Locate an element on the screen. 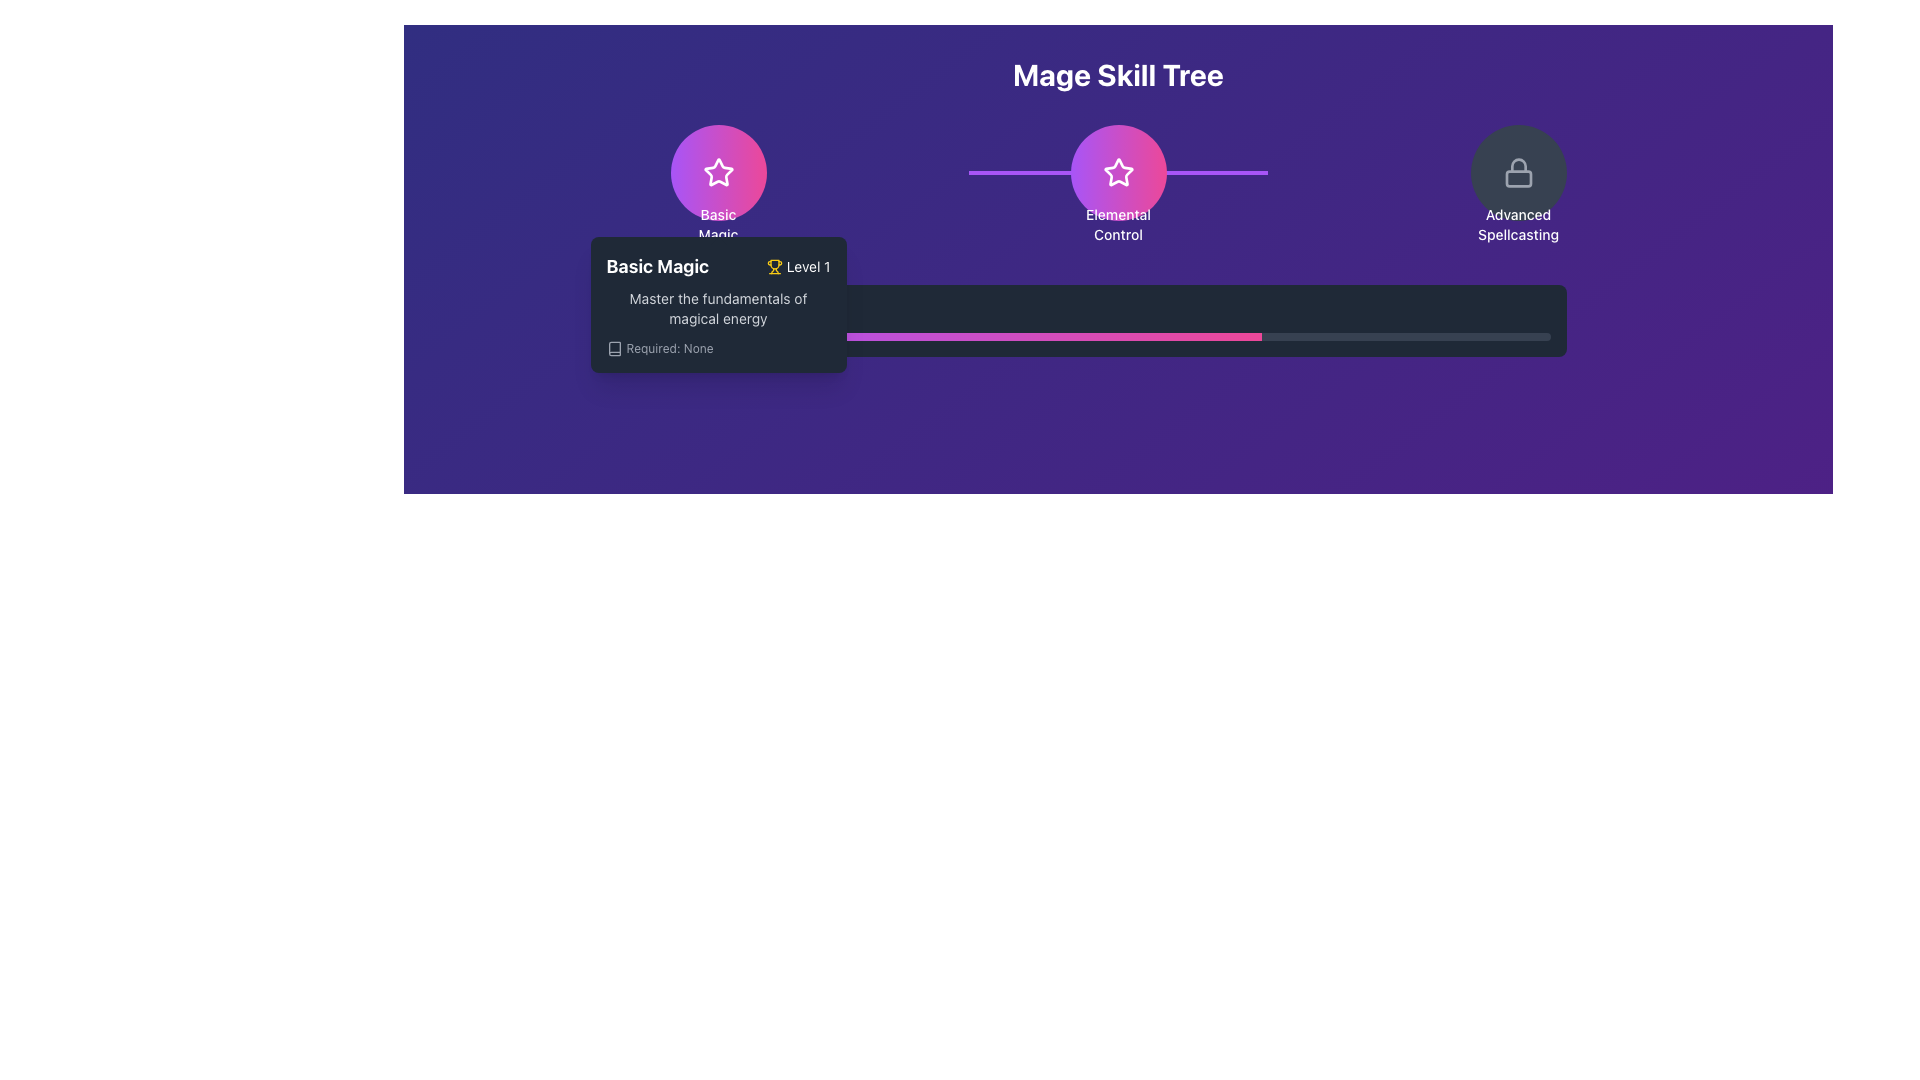 This screenshot has height=1080, width=1920. the rectangular portion of the lock symbol icon located in the top right area of the interface, indicating a locked state for the associated skill node is located at coordinates (1518, 177).